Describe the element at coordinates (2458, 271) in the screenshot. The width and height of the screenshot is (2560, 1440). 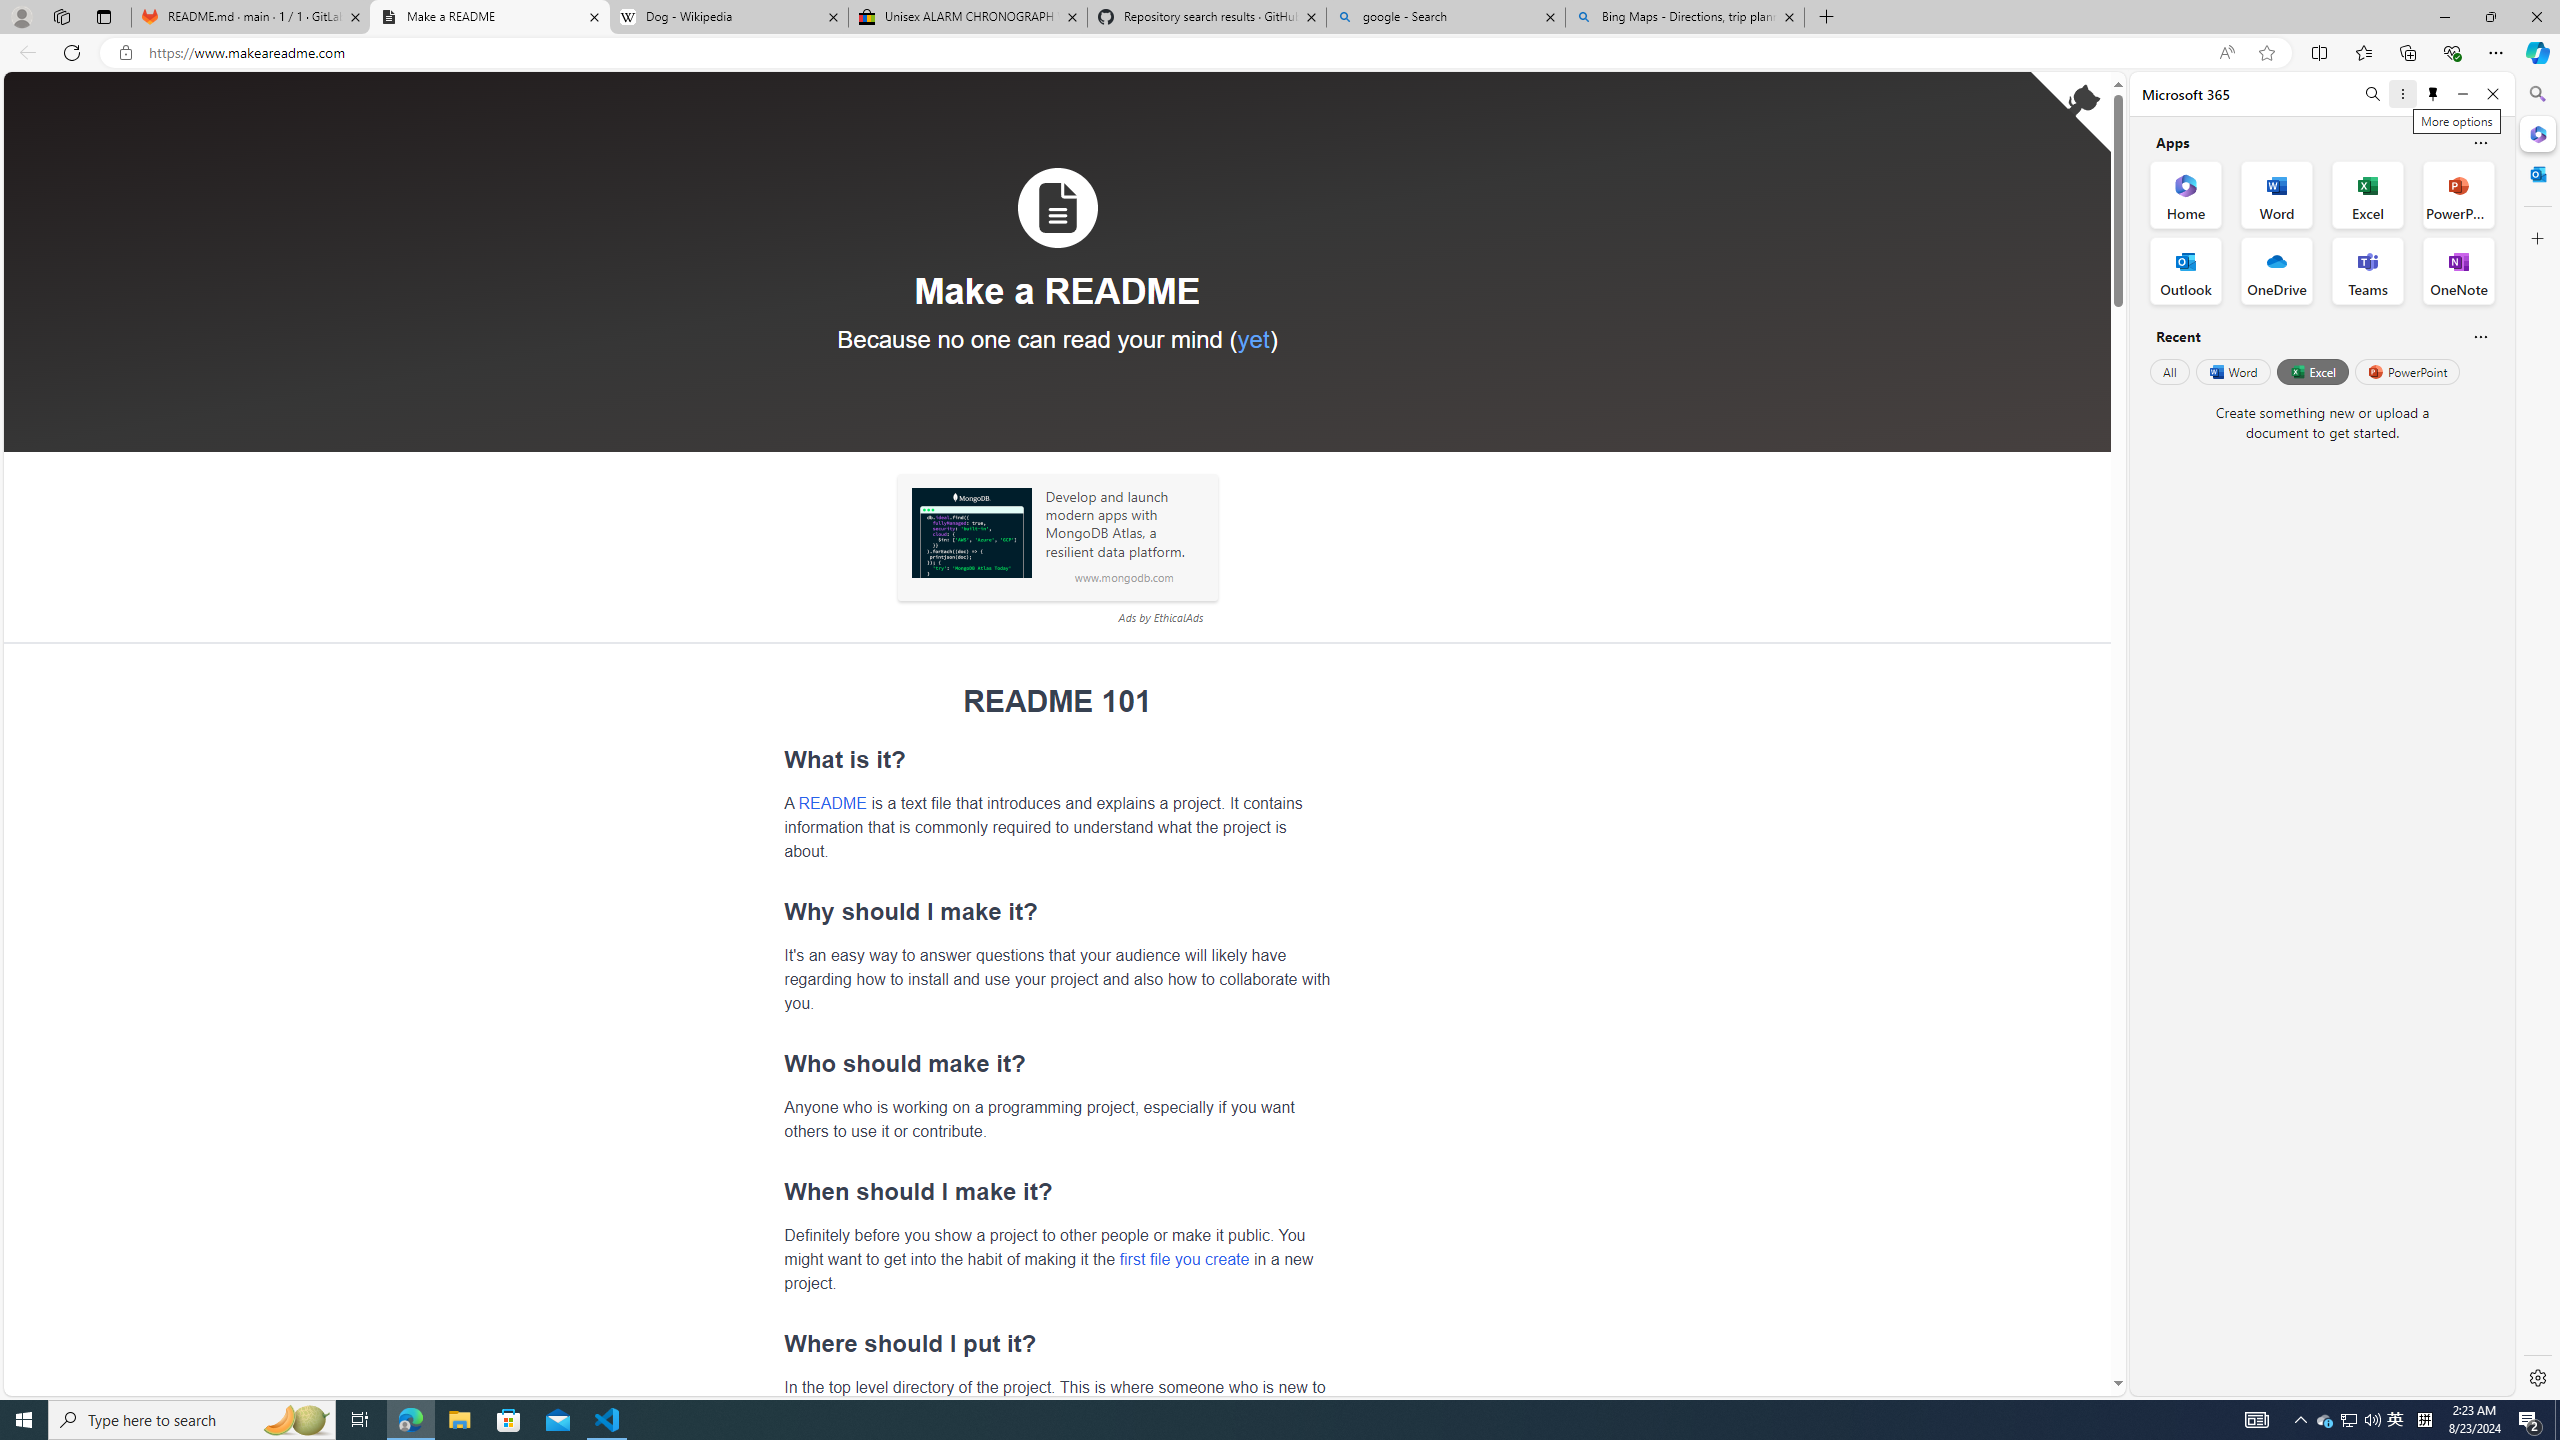
I see `'OneNote Office App'` at that location.